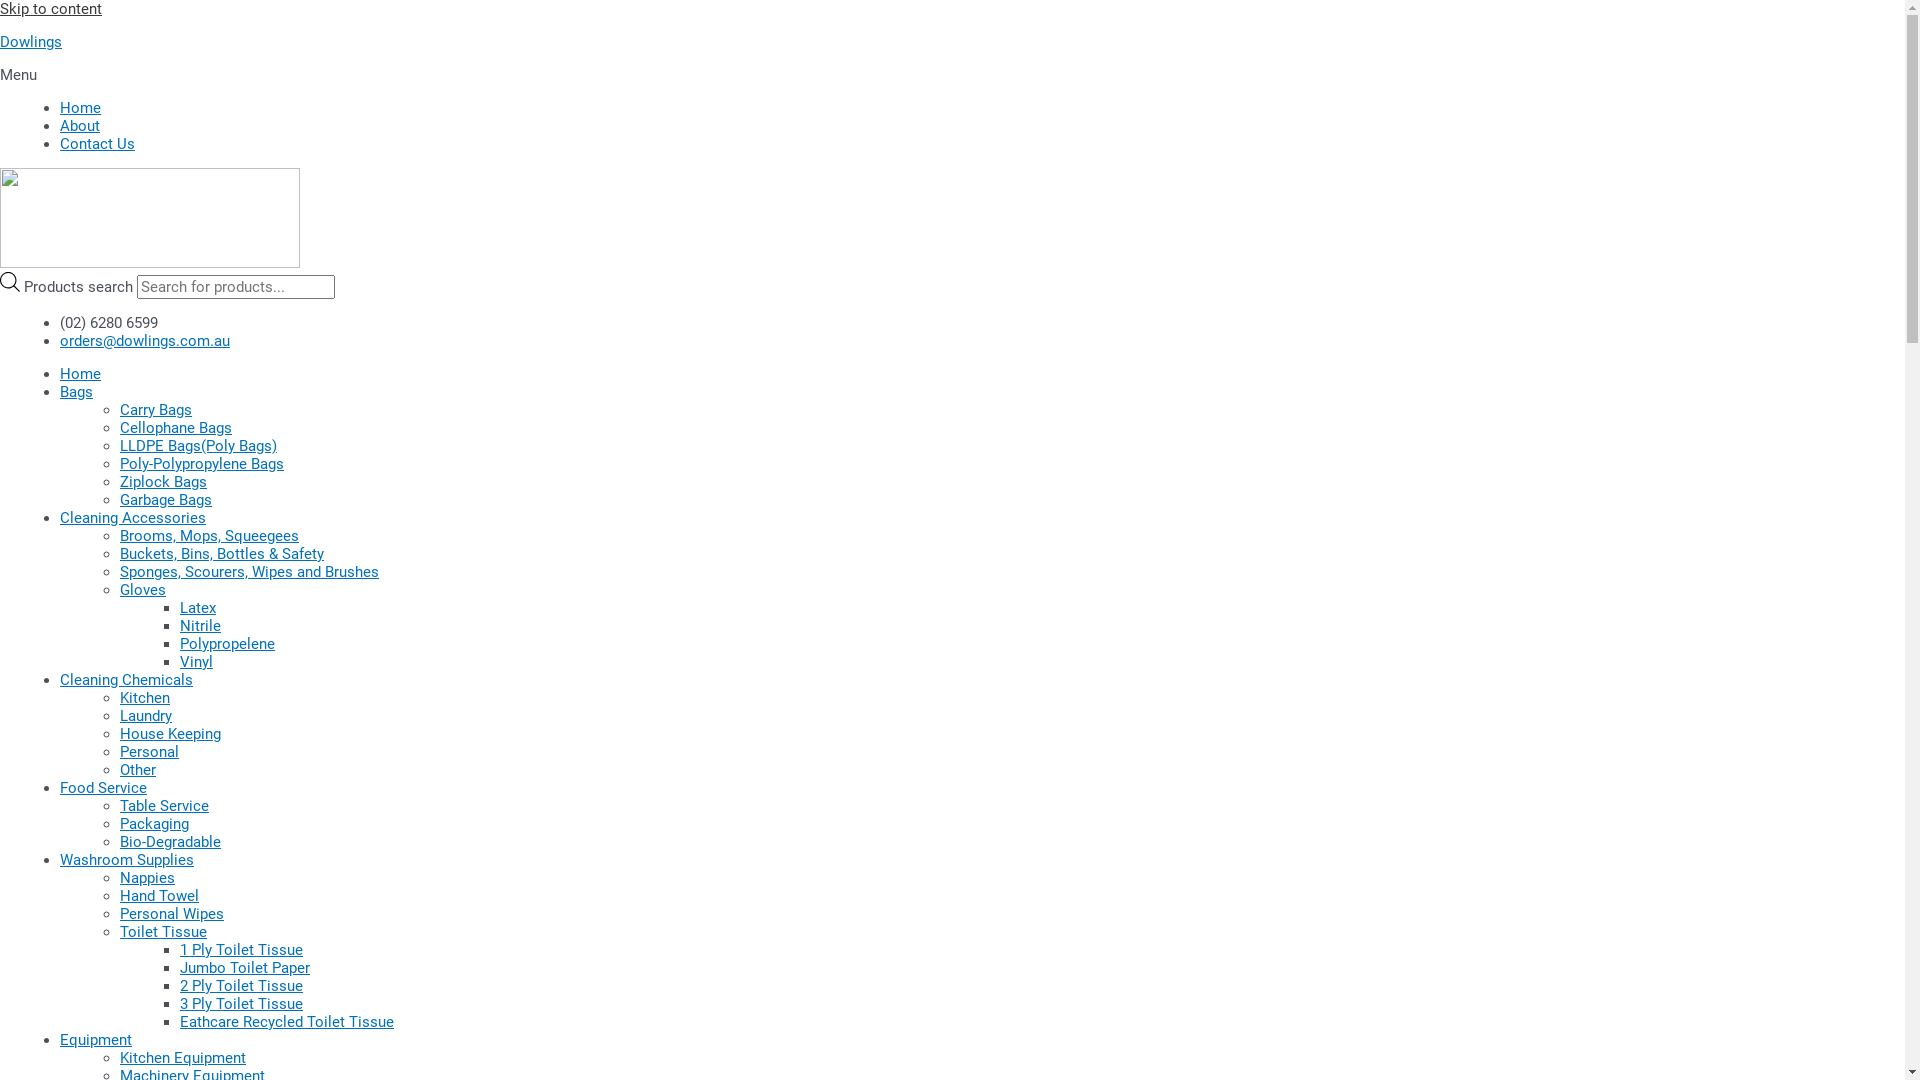 The height and width of the screenshot is (1080, 1920). I want to click on 'Other', so click(137, 769).